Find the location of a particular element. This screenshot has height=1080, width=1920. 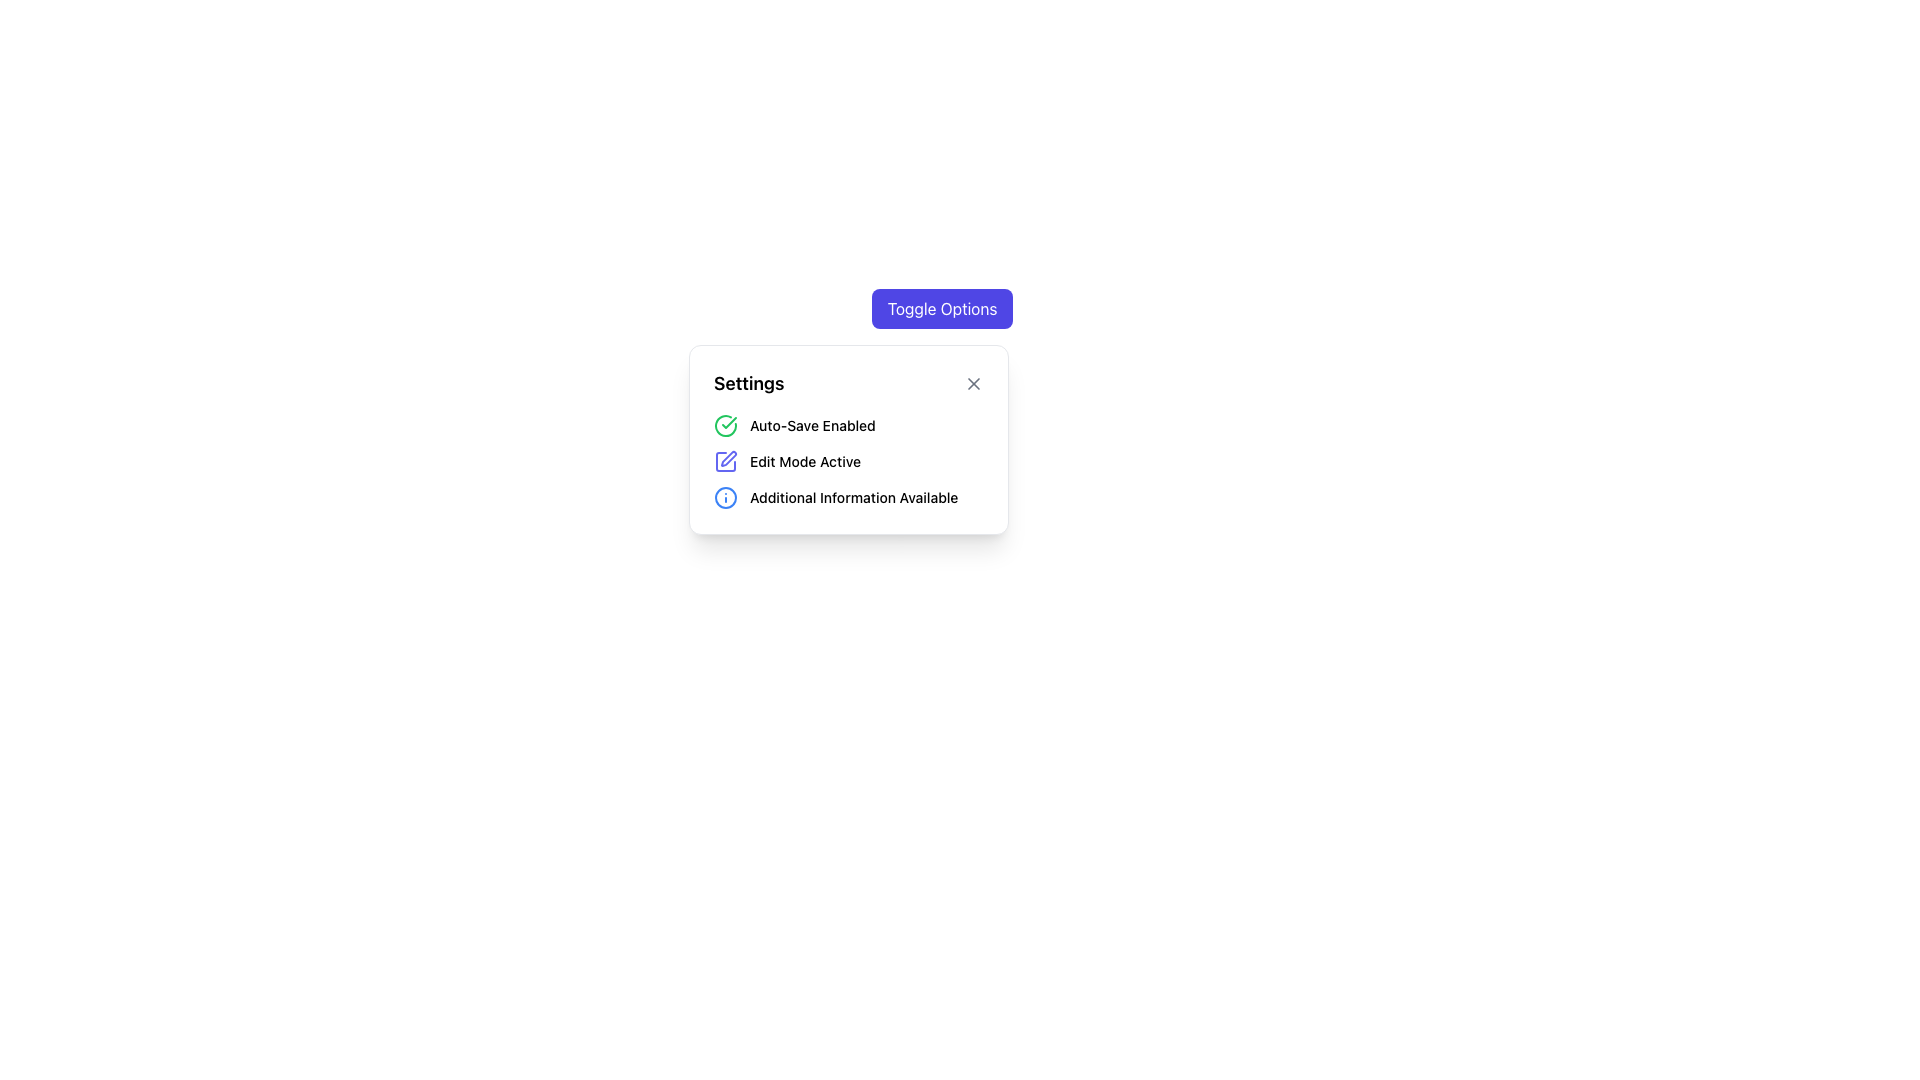

the indigo pen icon for editing within the settings menu is located at coordinates (727, 459).